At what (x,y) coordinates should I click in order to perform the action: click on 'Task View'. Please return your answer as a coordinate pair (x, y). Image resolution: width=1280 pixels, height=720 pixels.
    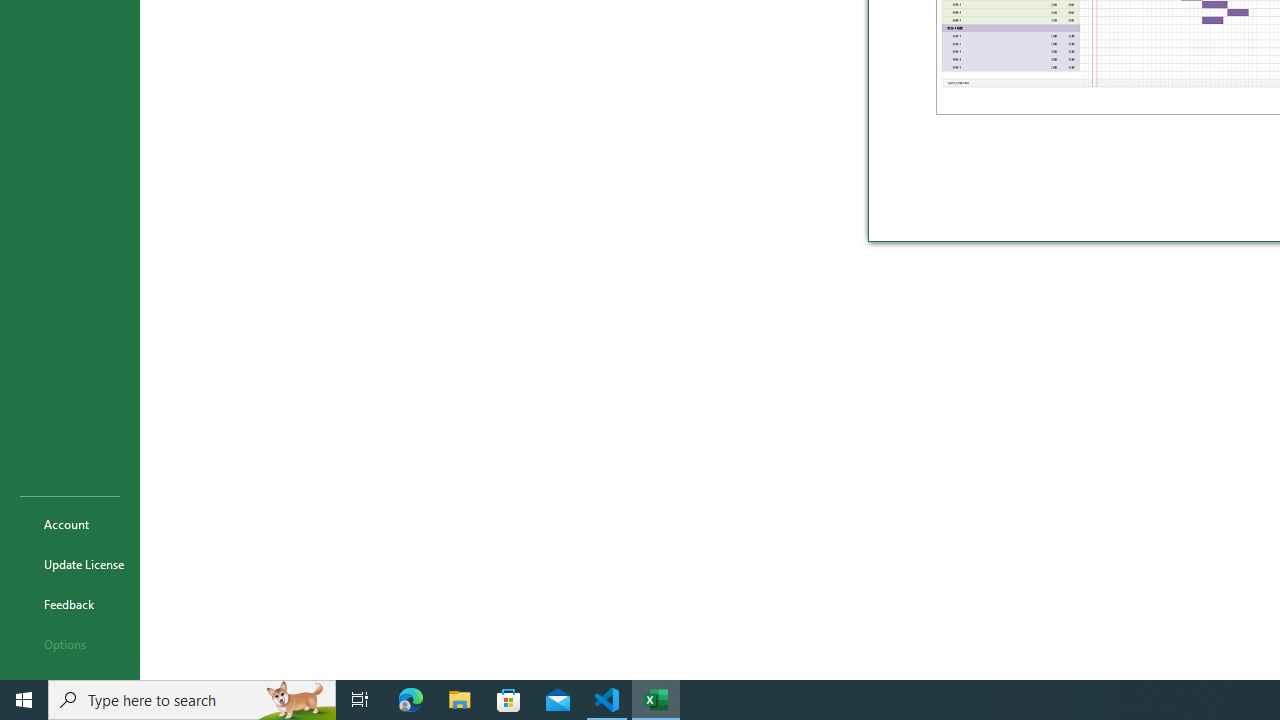
    Looking at the image, I should click on (359, 698).